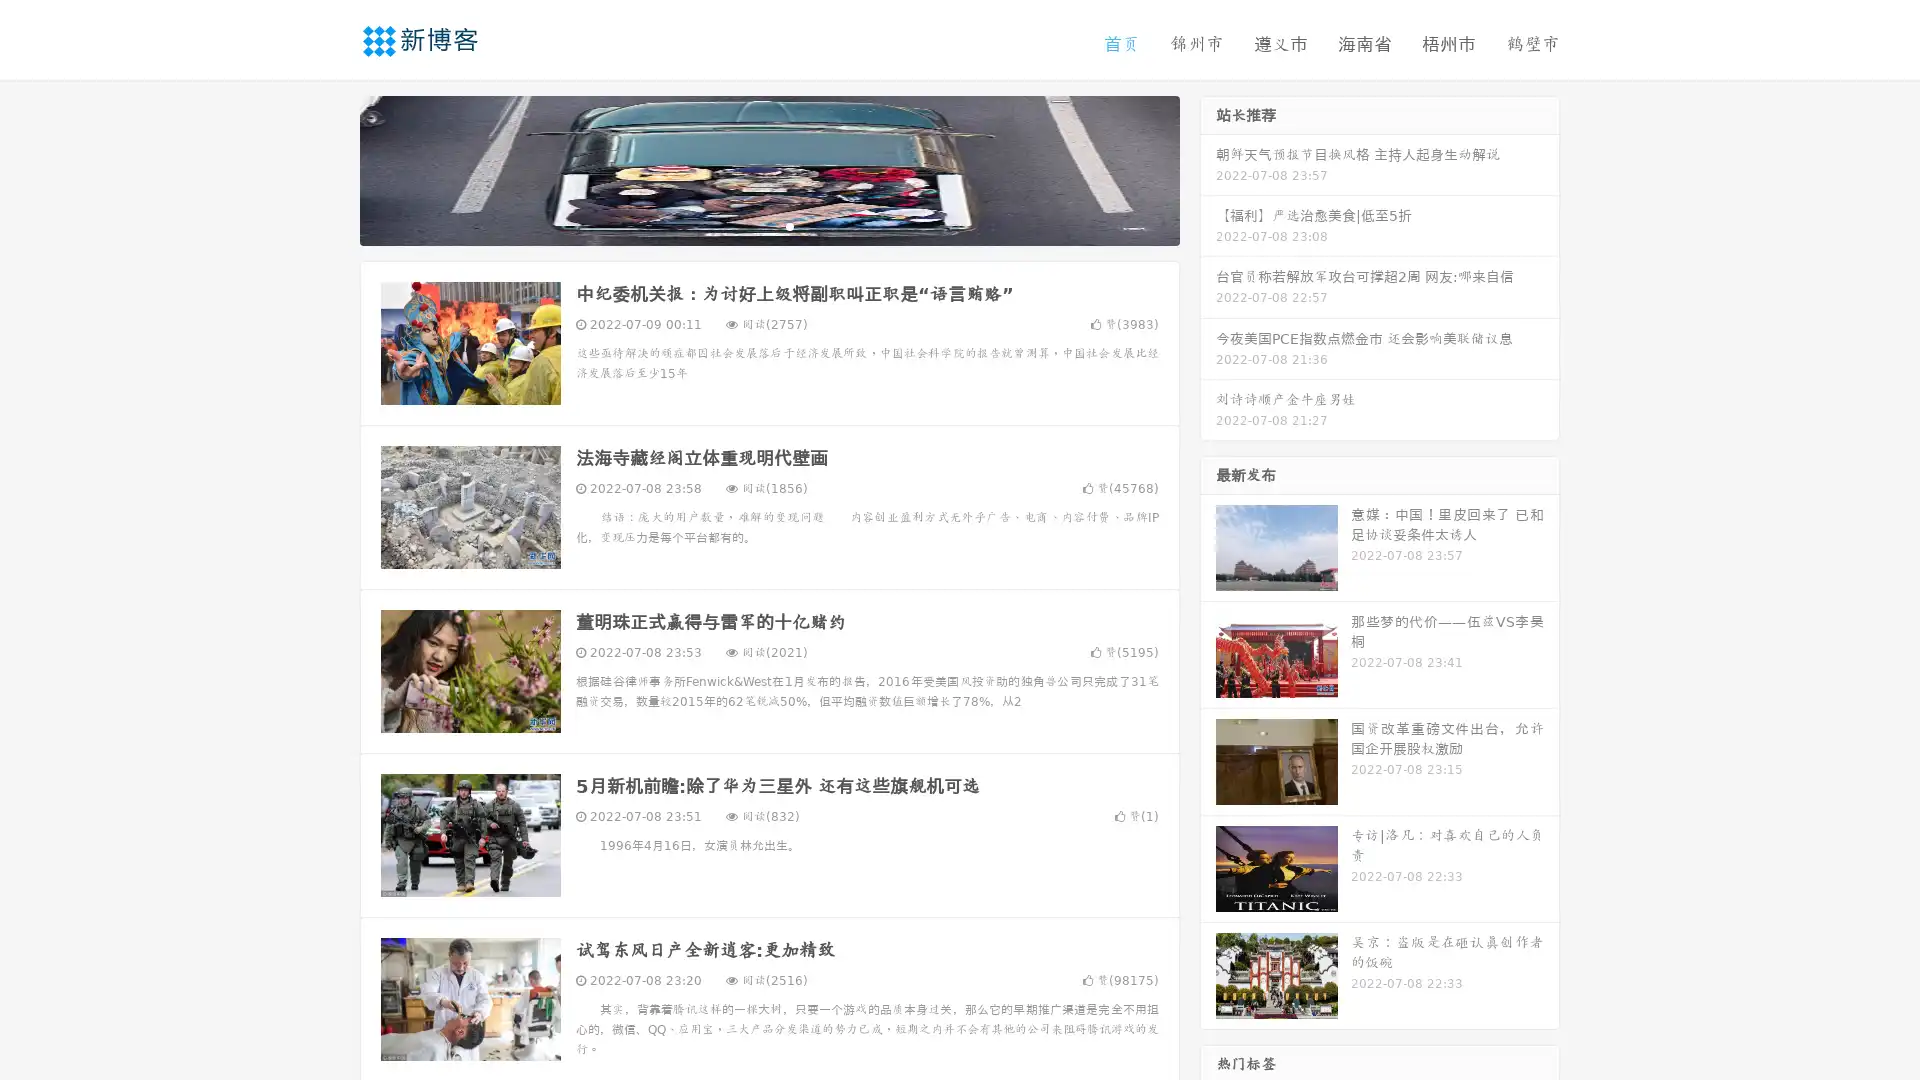 This screenshot has width=1920, height=1080. What do you see at coordinates (330, 168) in the screenshot?
I see `Previous slide` at bounding box center [330, 168].